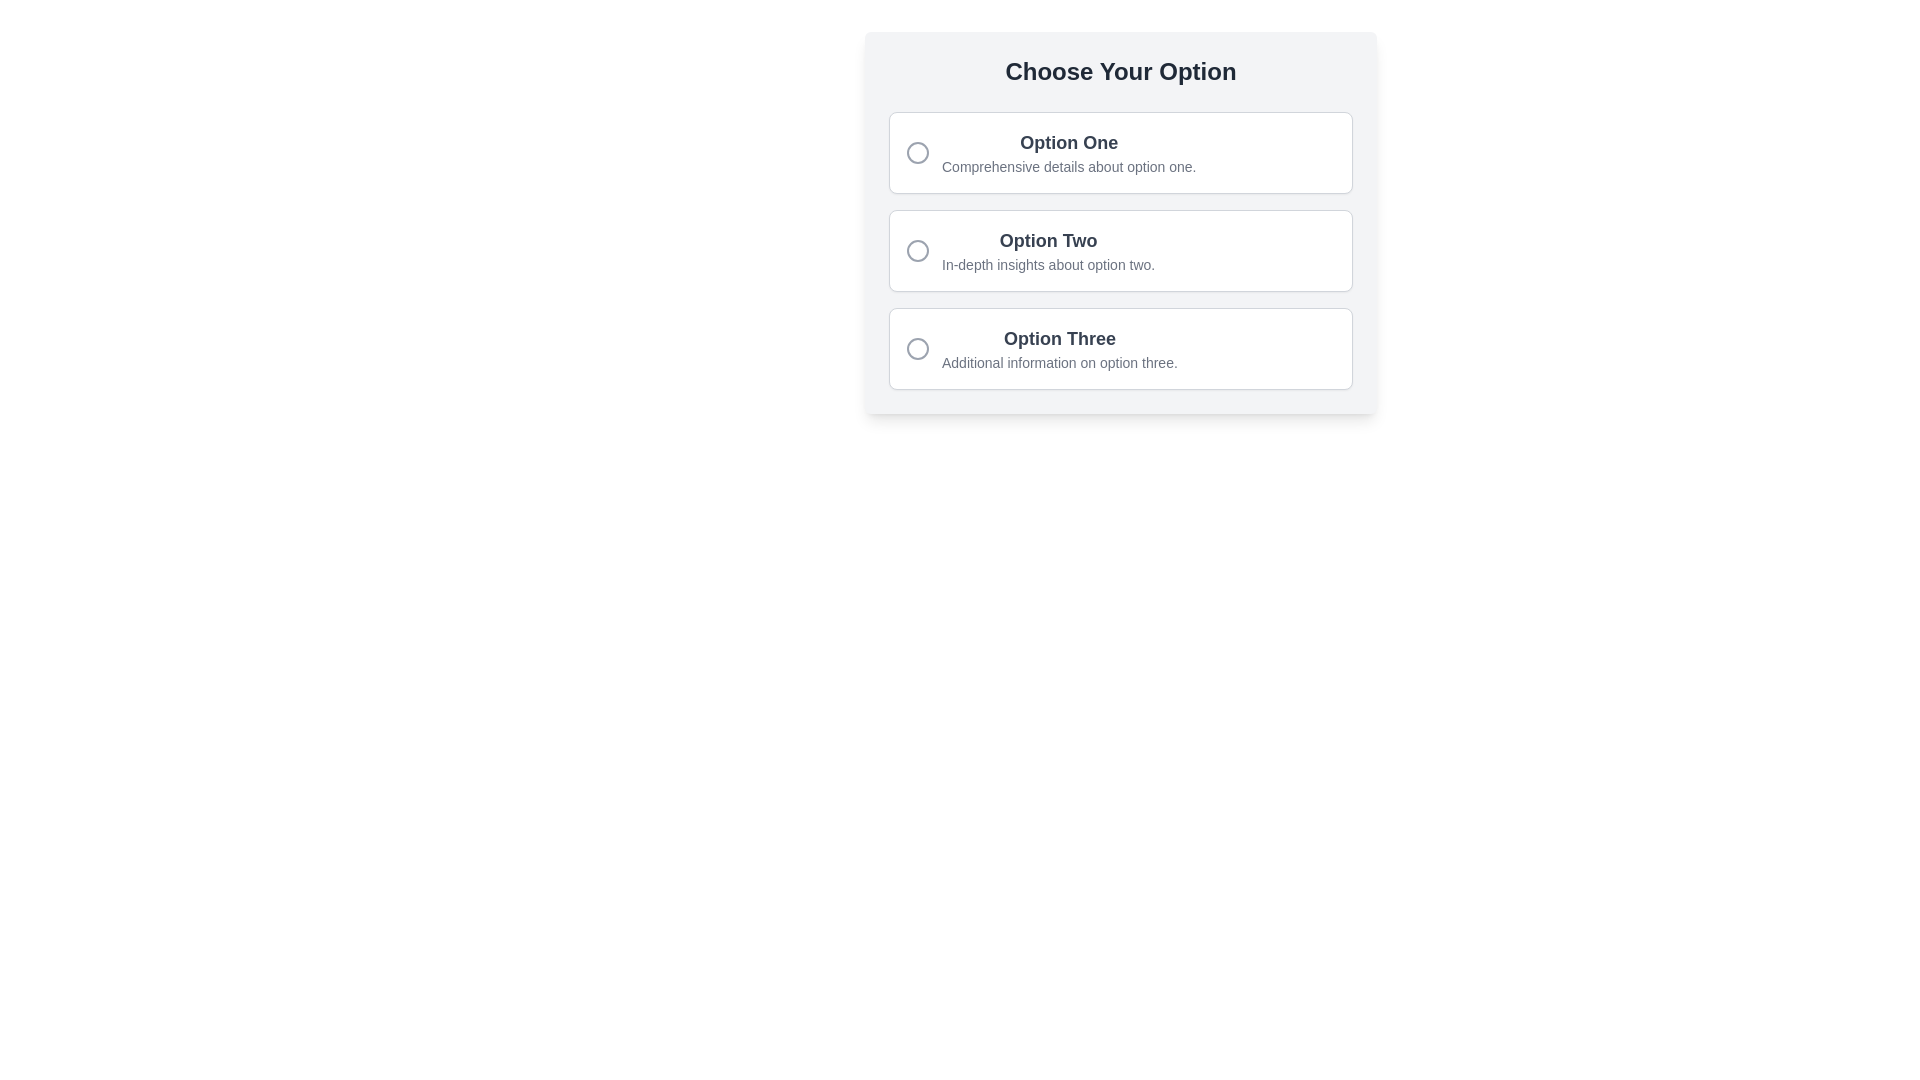  Describe the element at coordinates (1047, 264) in the screenshot. I see `descriptive text element that provides information about the second selectable option in a three-option list, positioned beneath 'Option Two'` at that location.